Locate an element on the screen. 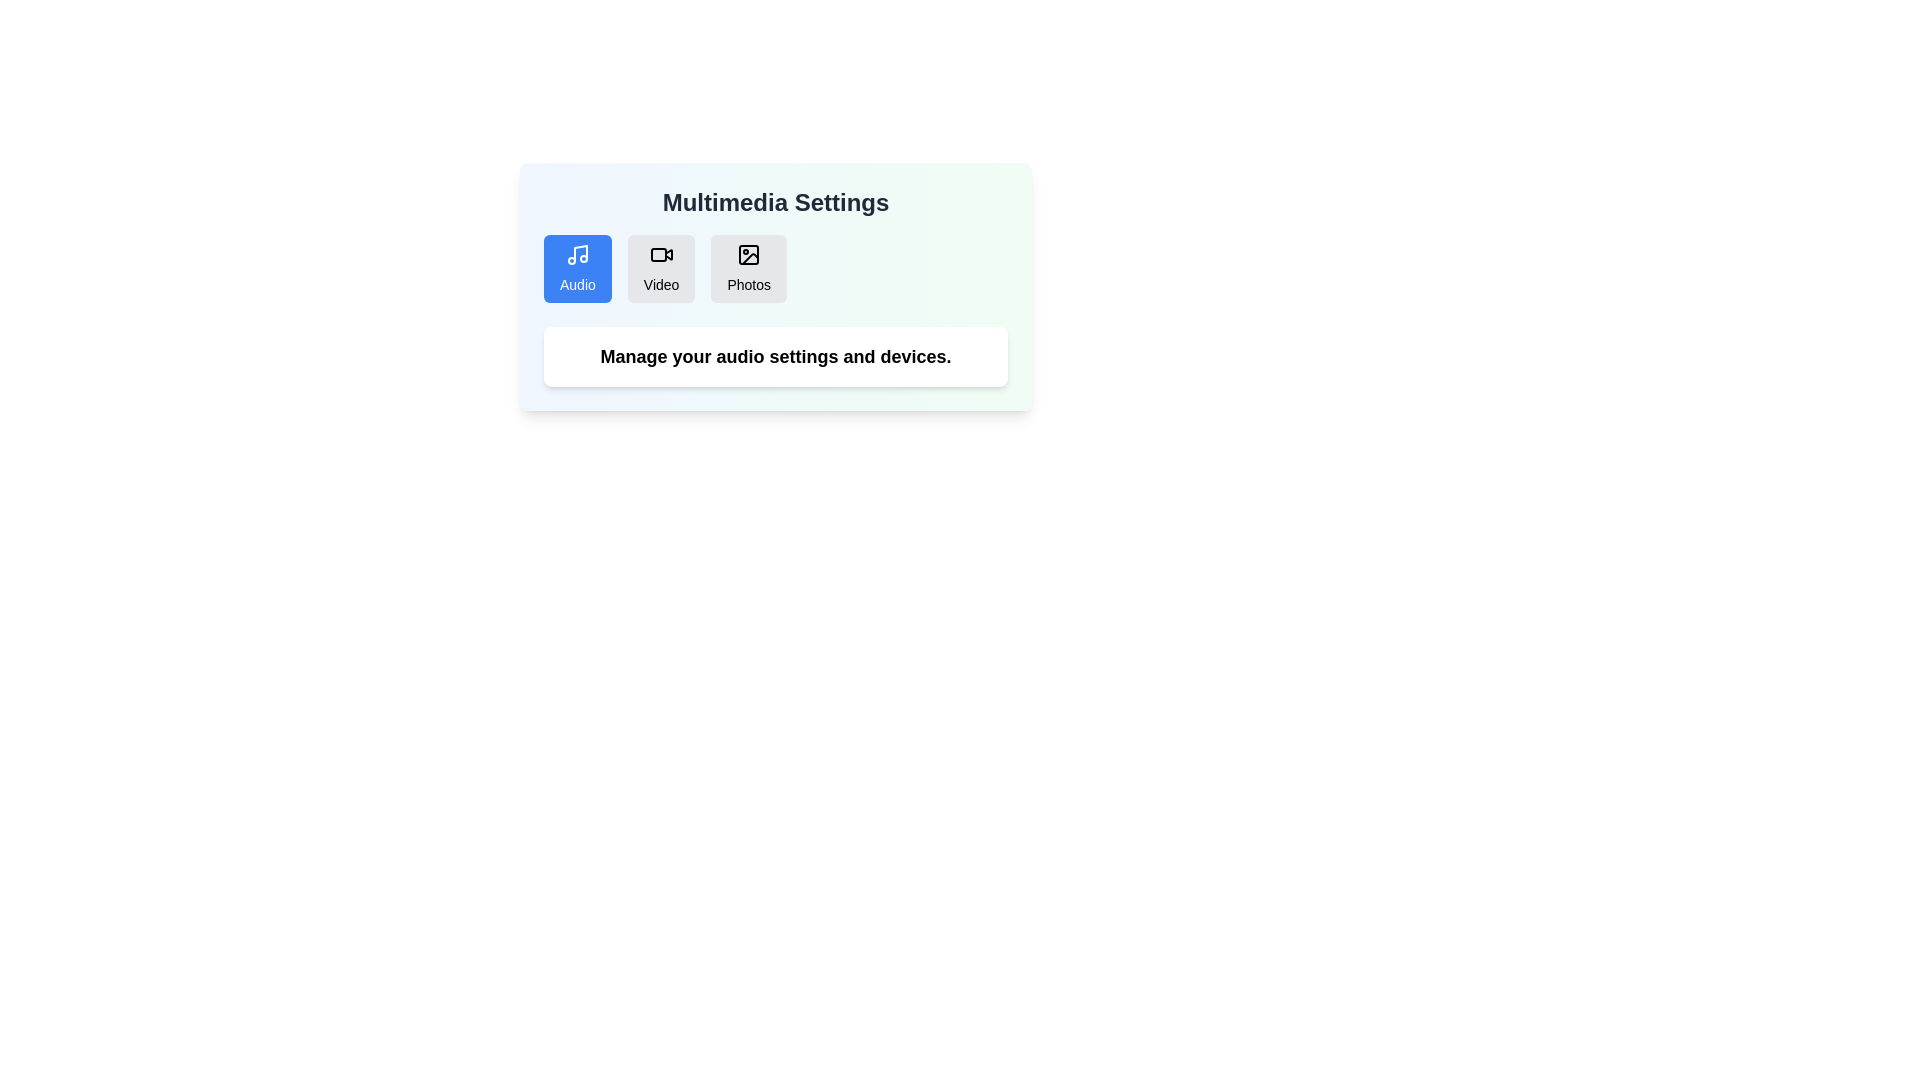 The height and width of the screenshot is (1080, 1920). the outlined photo icon located within the 'Photos' button in the Multimedia Settings interface is located at coordinates (748, 253).